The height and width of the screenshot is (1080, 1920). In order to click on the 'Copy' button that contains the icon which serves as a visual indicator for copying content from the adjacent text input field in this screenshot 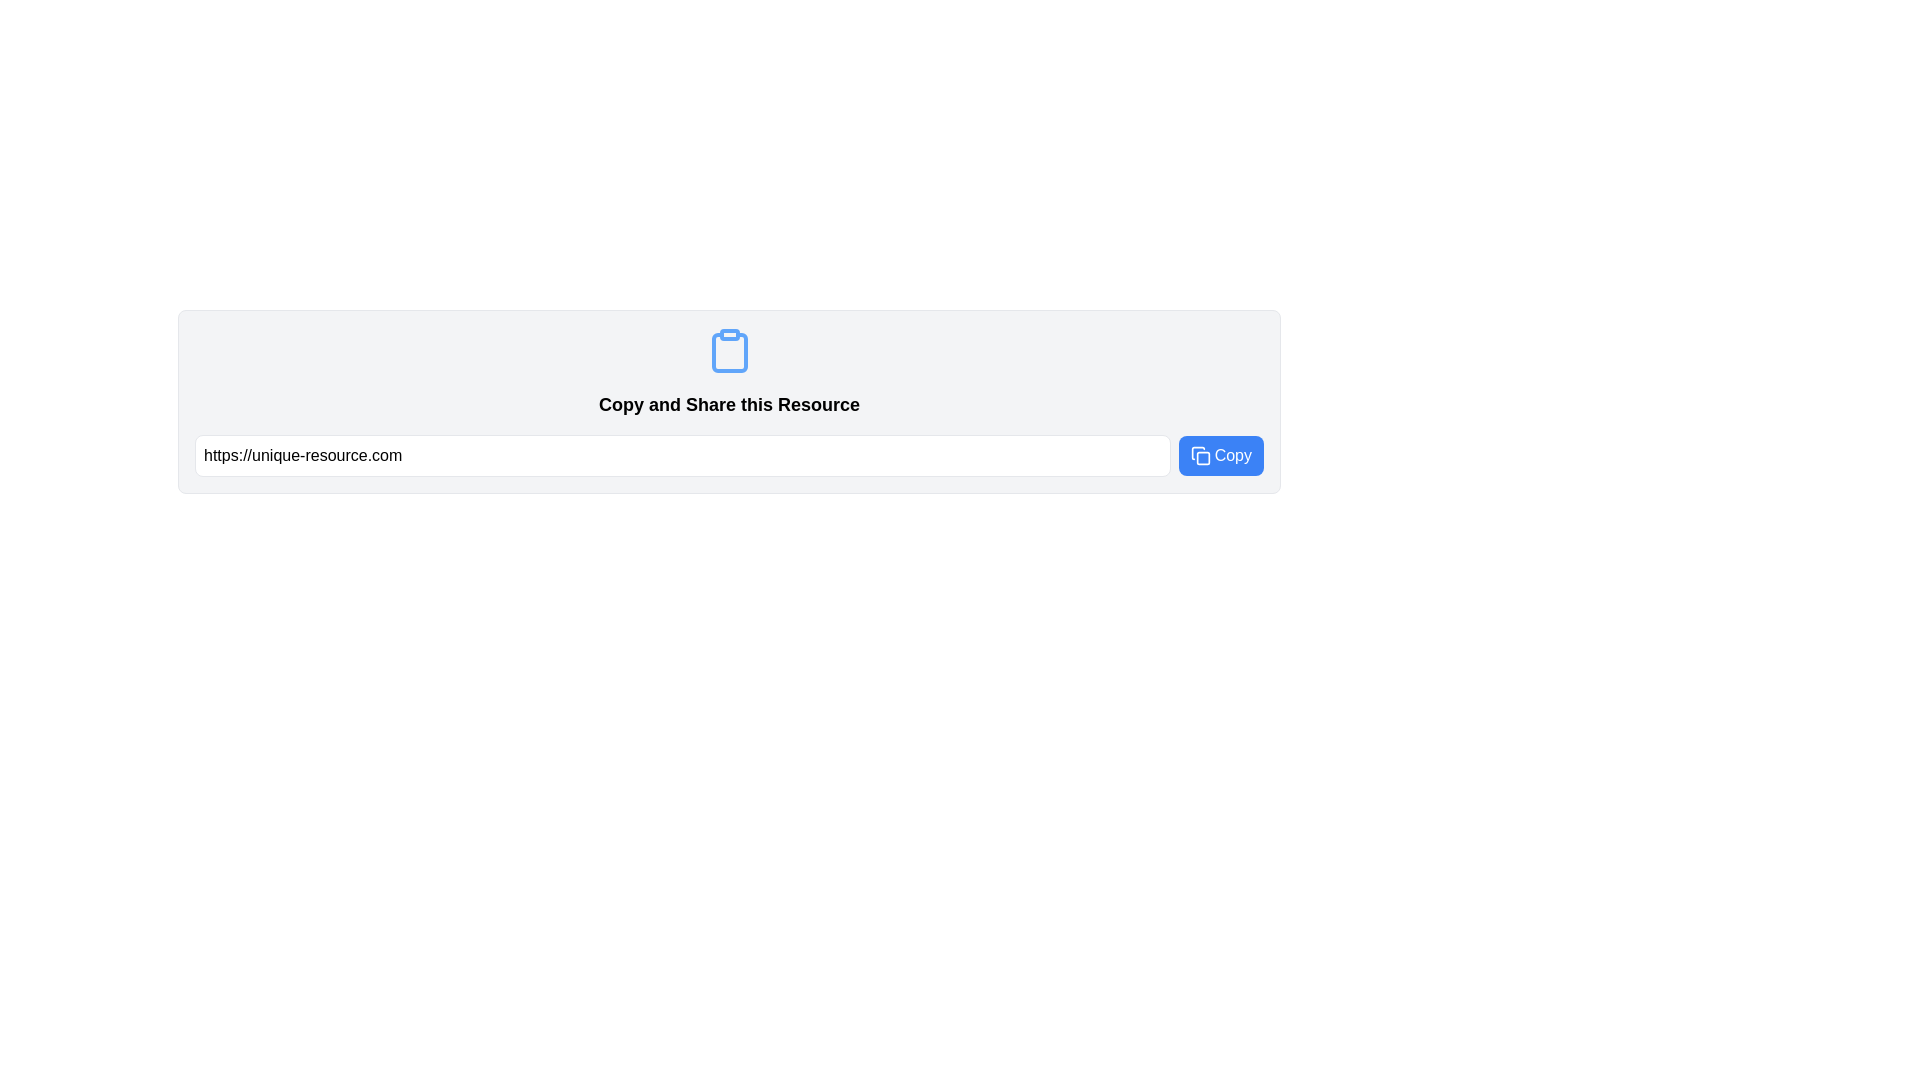, I will do `click(1200, 455)`.